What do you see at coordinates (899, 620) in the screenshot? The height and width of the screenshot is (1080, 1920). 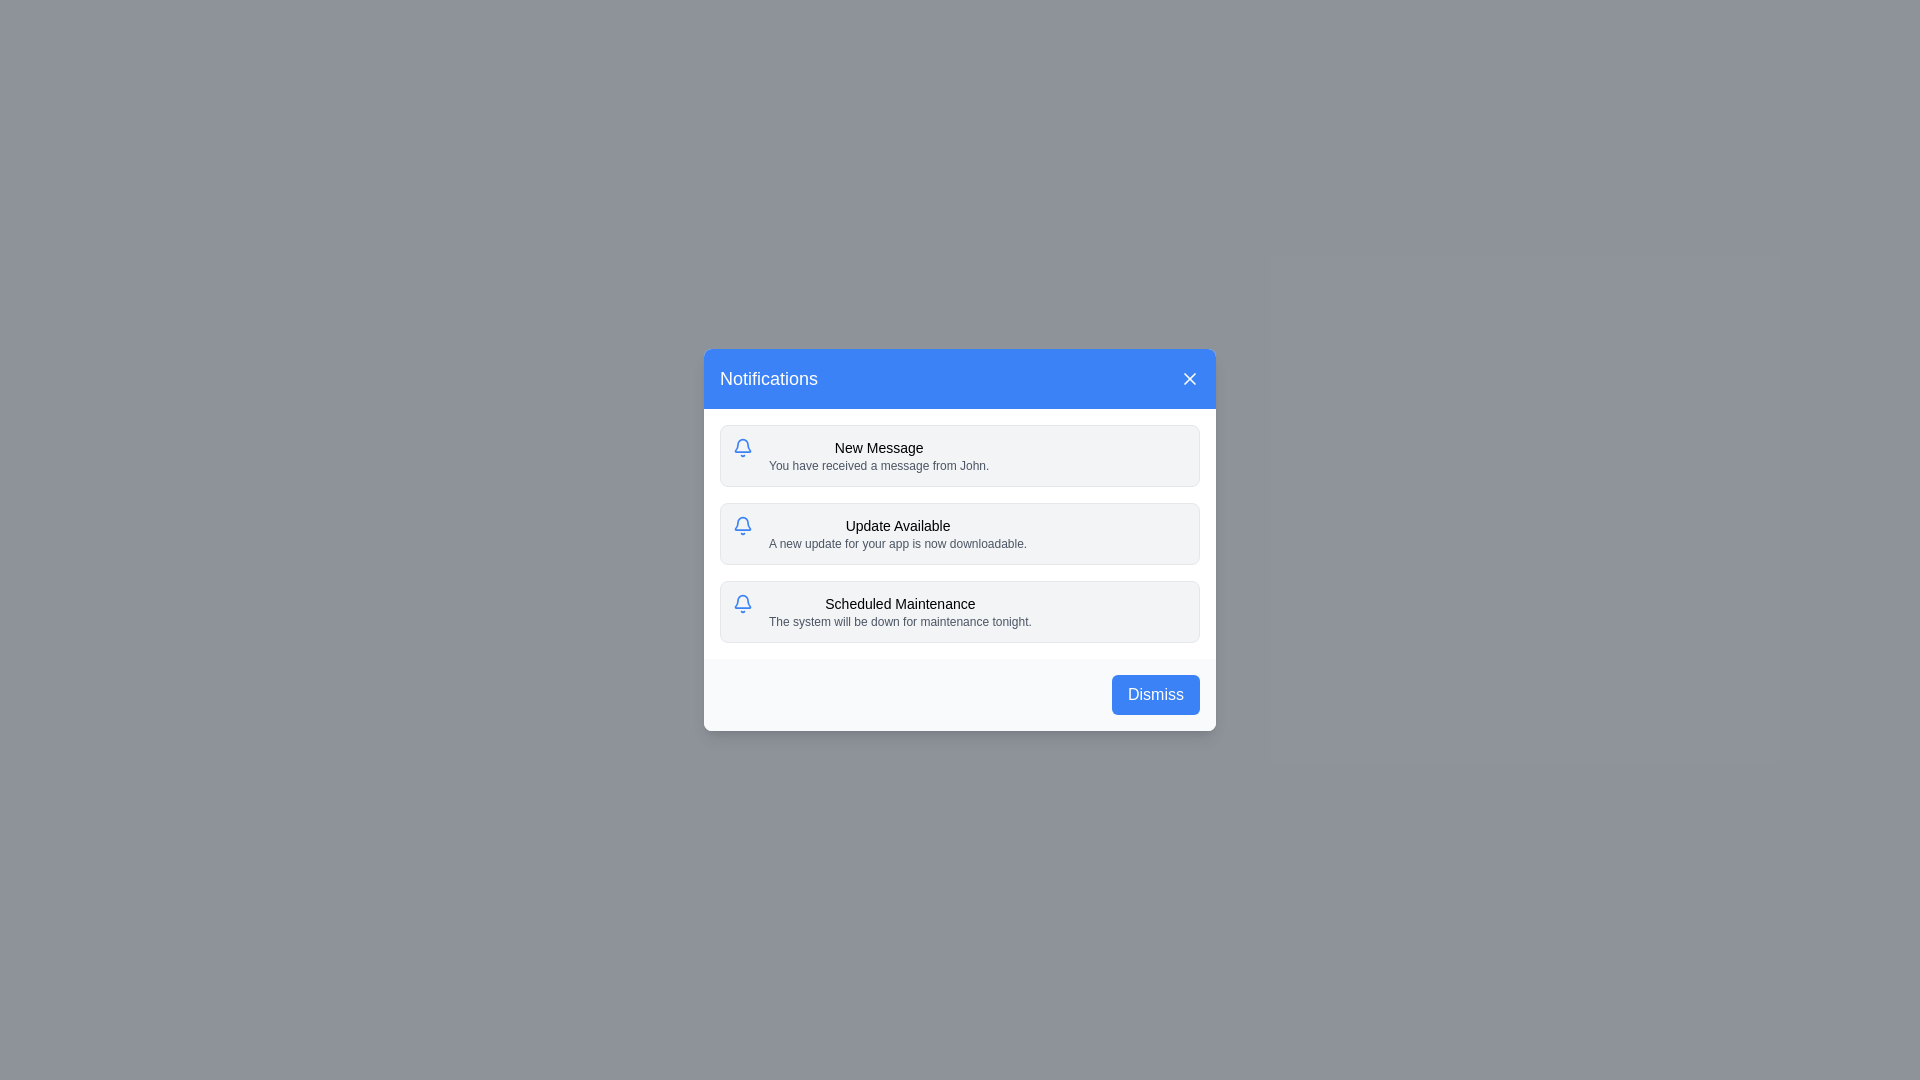 I see `the text label that reads 'The system will be down for maintenance tonight.' located below the title 'Scheduled Maintenance' in the third notification card` at bounding box center [899, 620].